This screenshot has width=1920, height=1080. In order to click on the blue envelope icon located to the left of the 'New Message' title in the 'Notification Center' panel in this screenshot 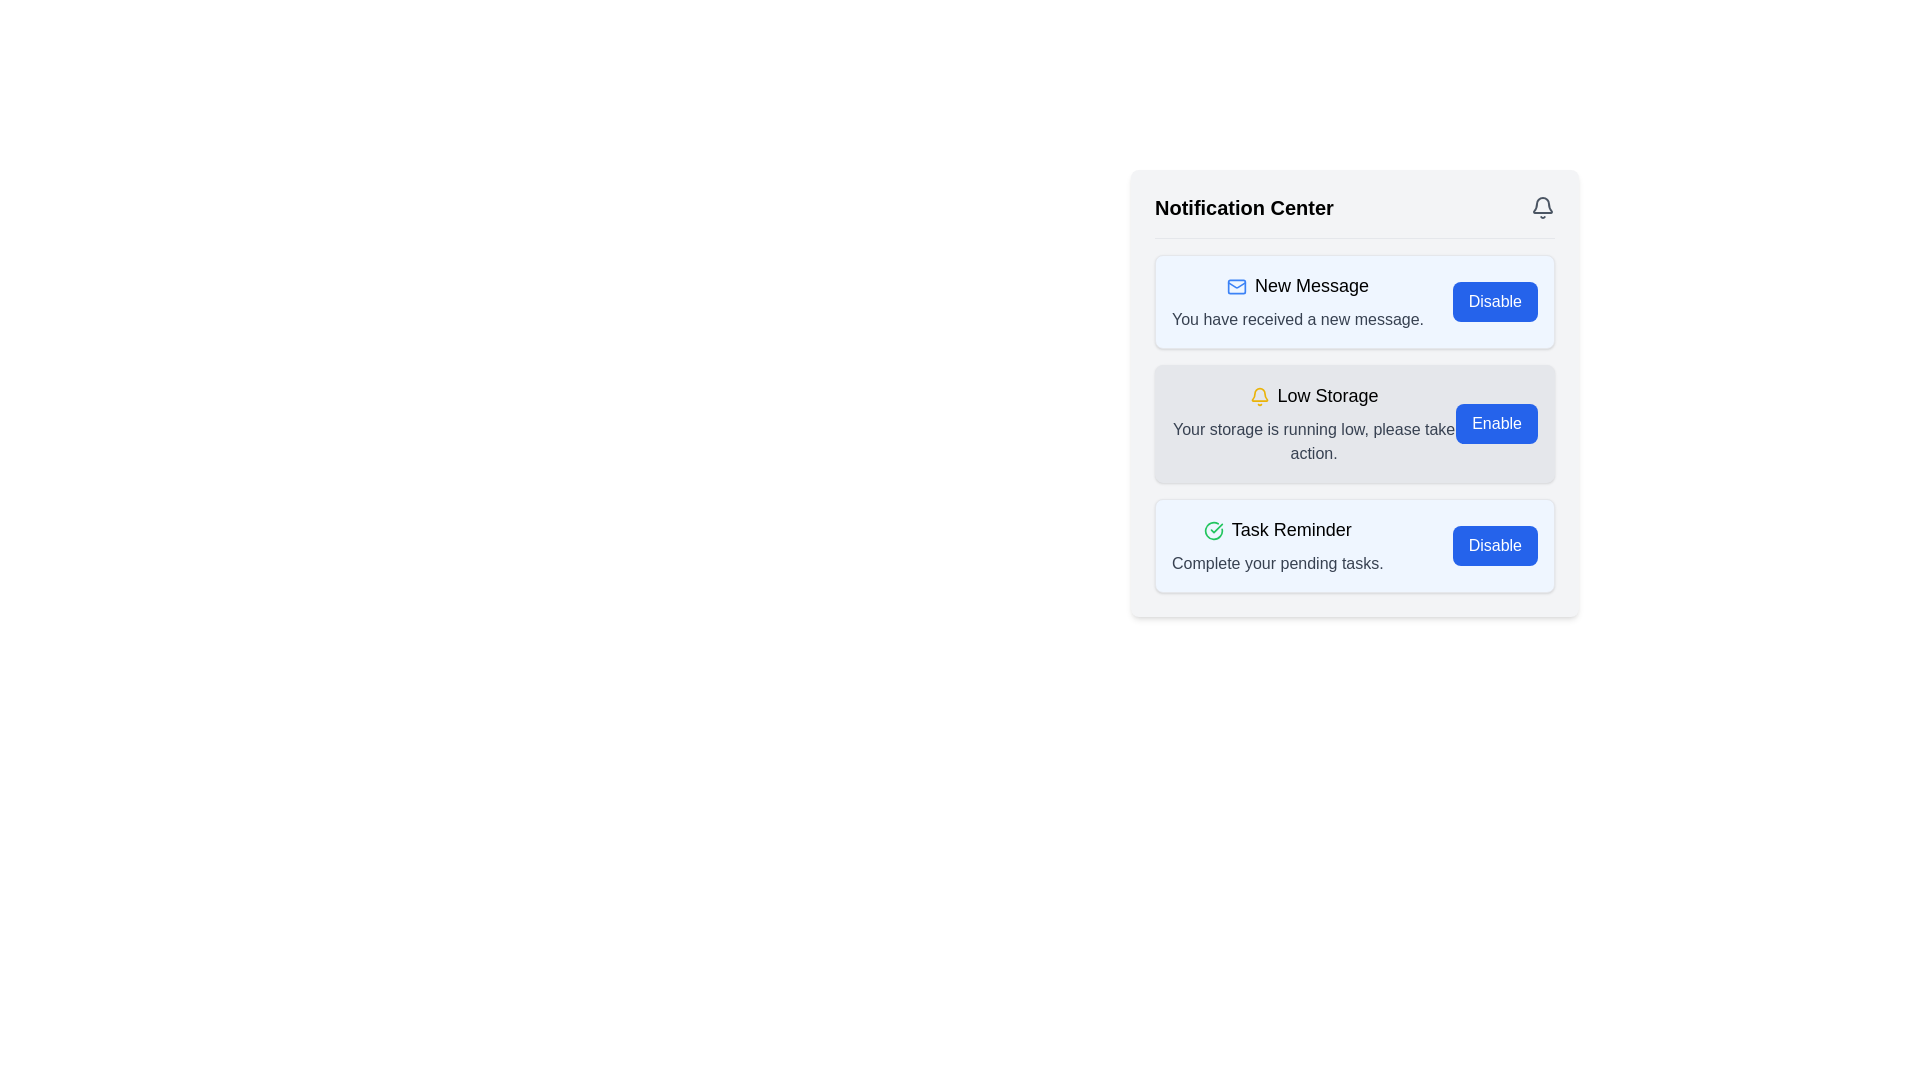, I will do `click(1236, 287)`.